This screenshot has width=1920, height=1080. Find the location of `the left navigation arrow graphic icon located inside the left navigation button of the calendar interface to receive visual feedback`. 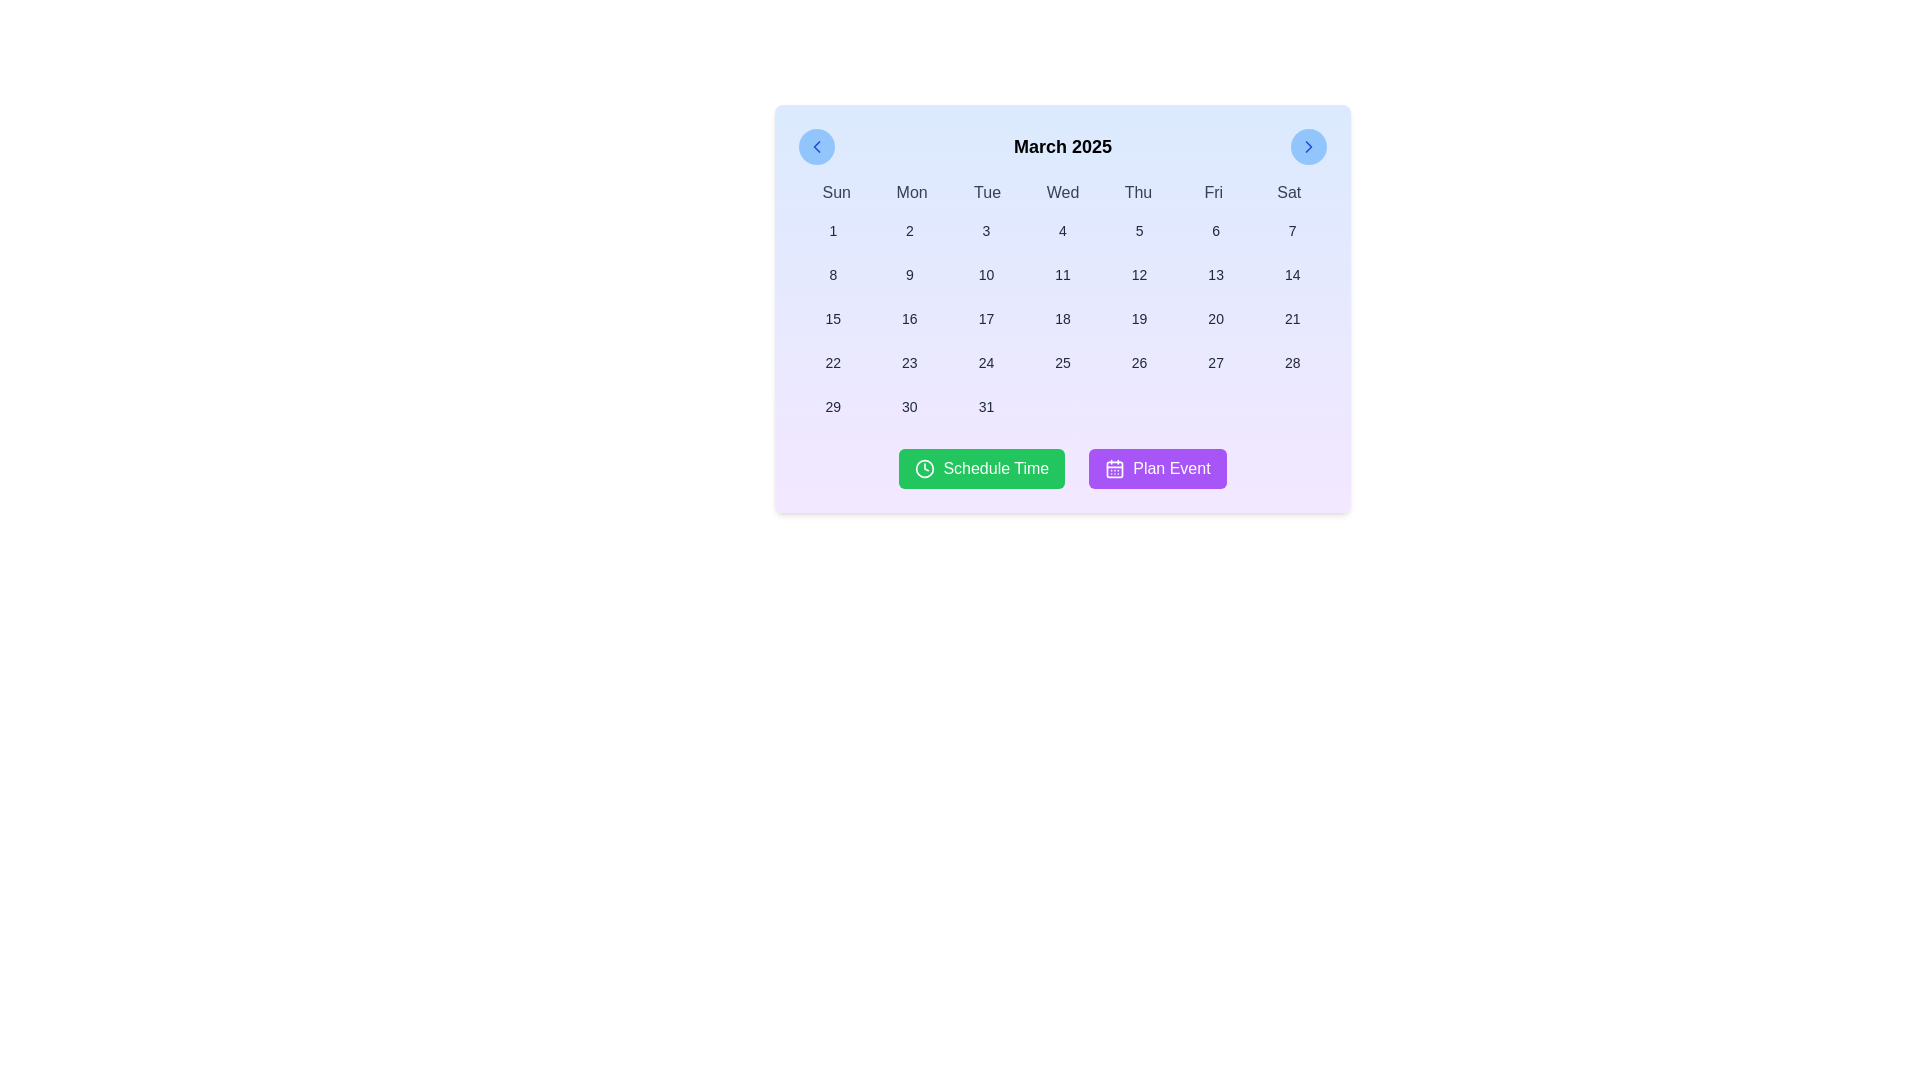

the left navigation arrow graphic icon located inside the left navigation button of the calendar interface to receive visual feedback is located at coordinates (816, 145).